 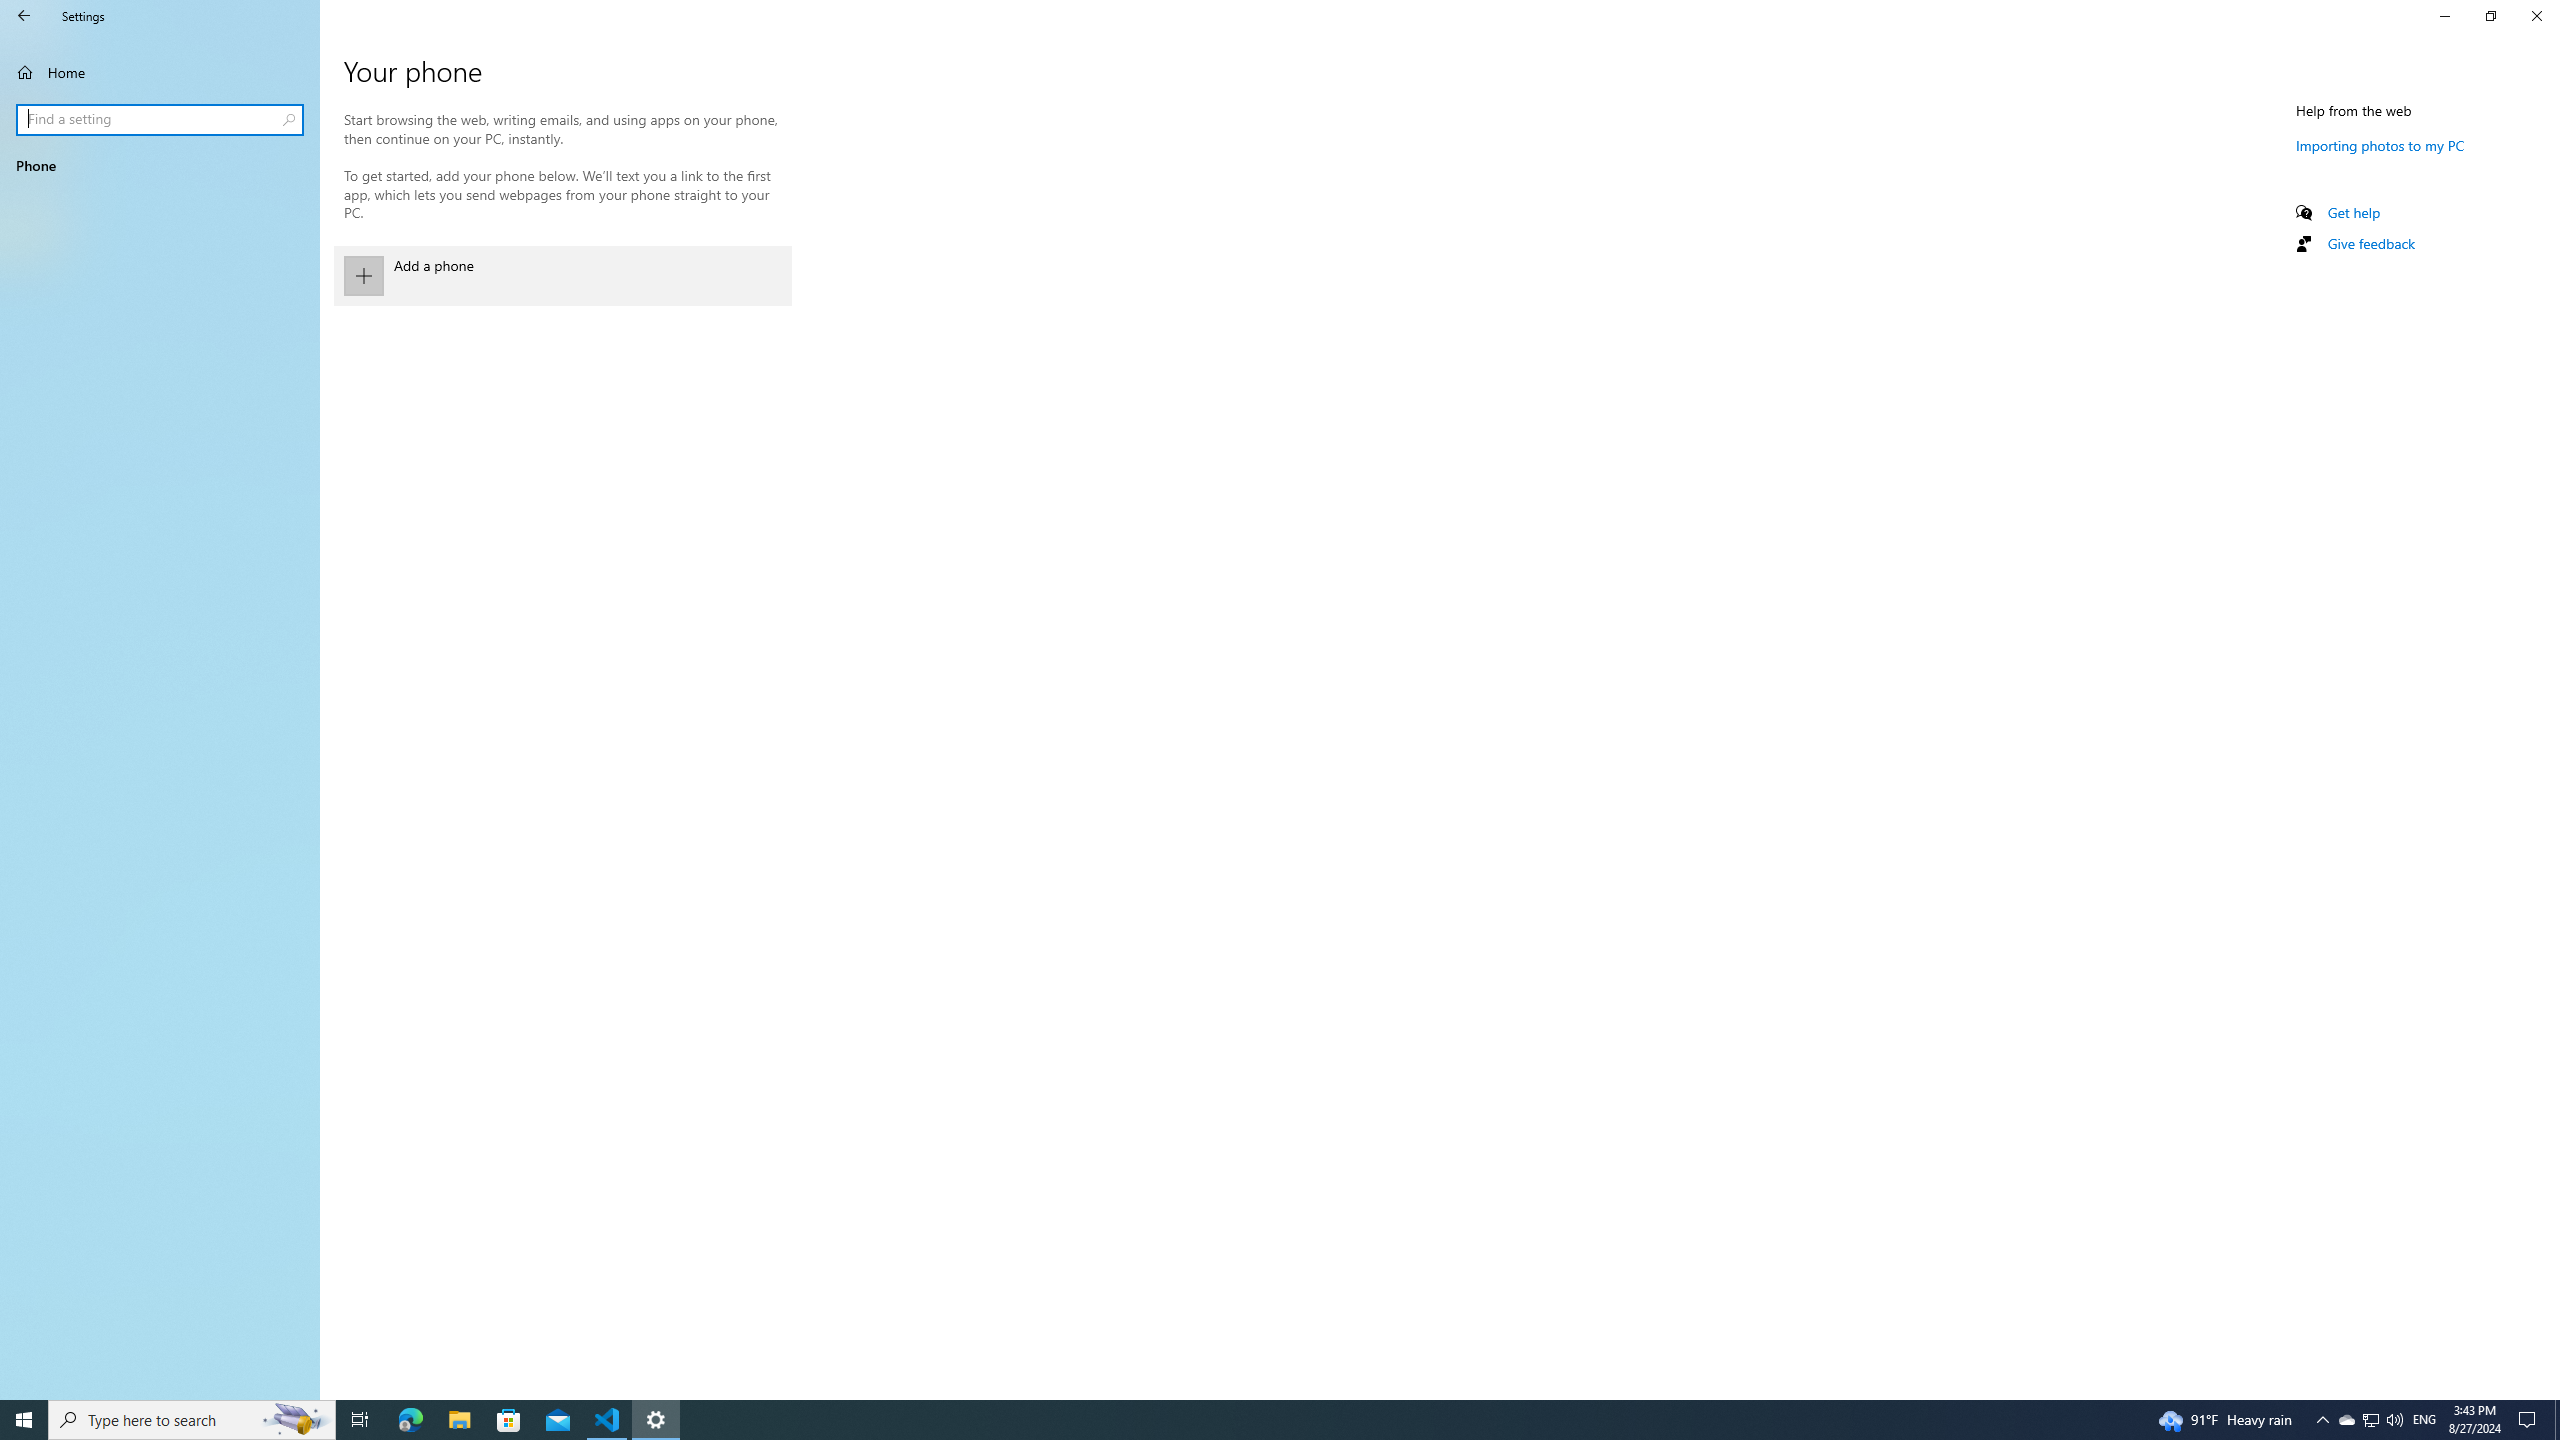 What do you see at coordinates (159, 72) in the screenshot?
I see `'Home'` at bounding box center [159, 72].